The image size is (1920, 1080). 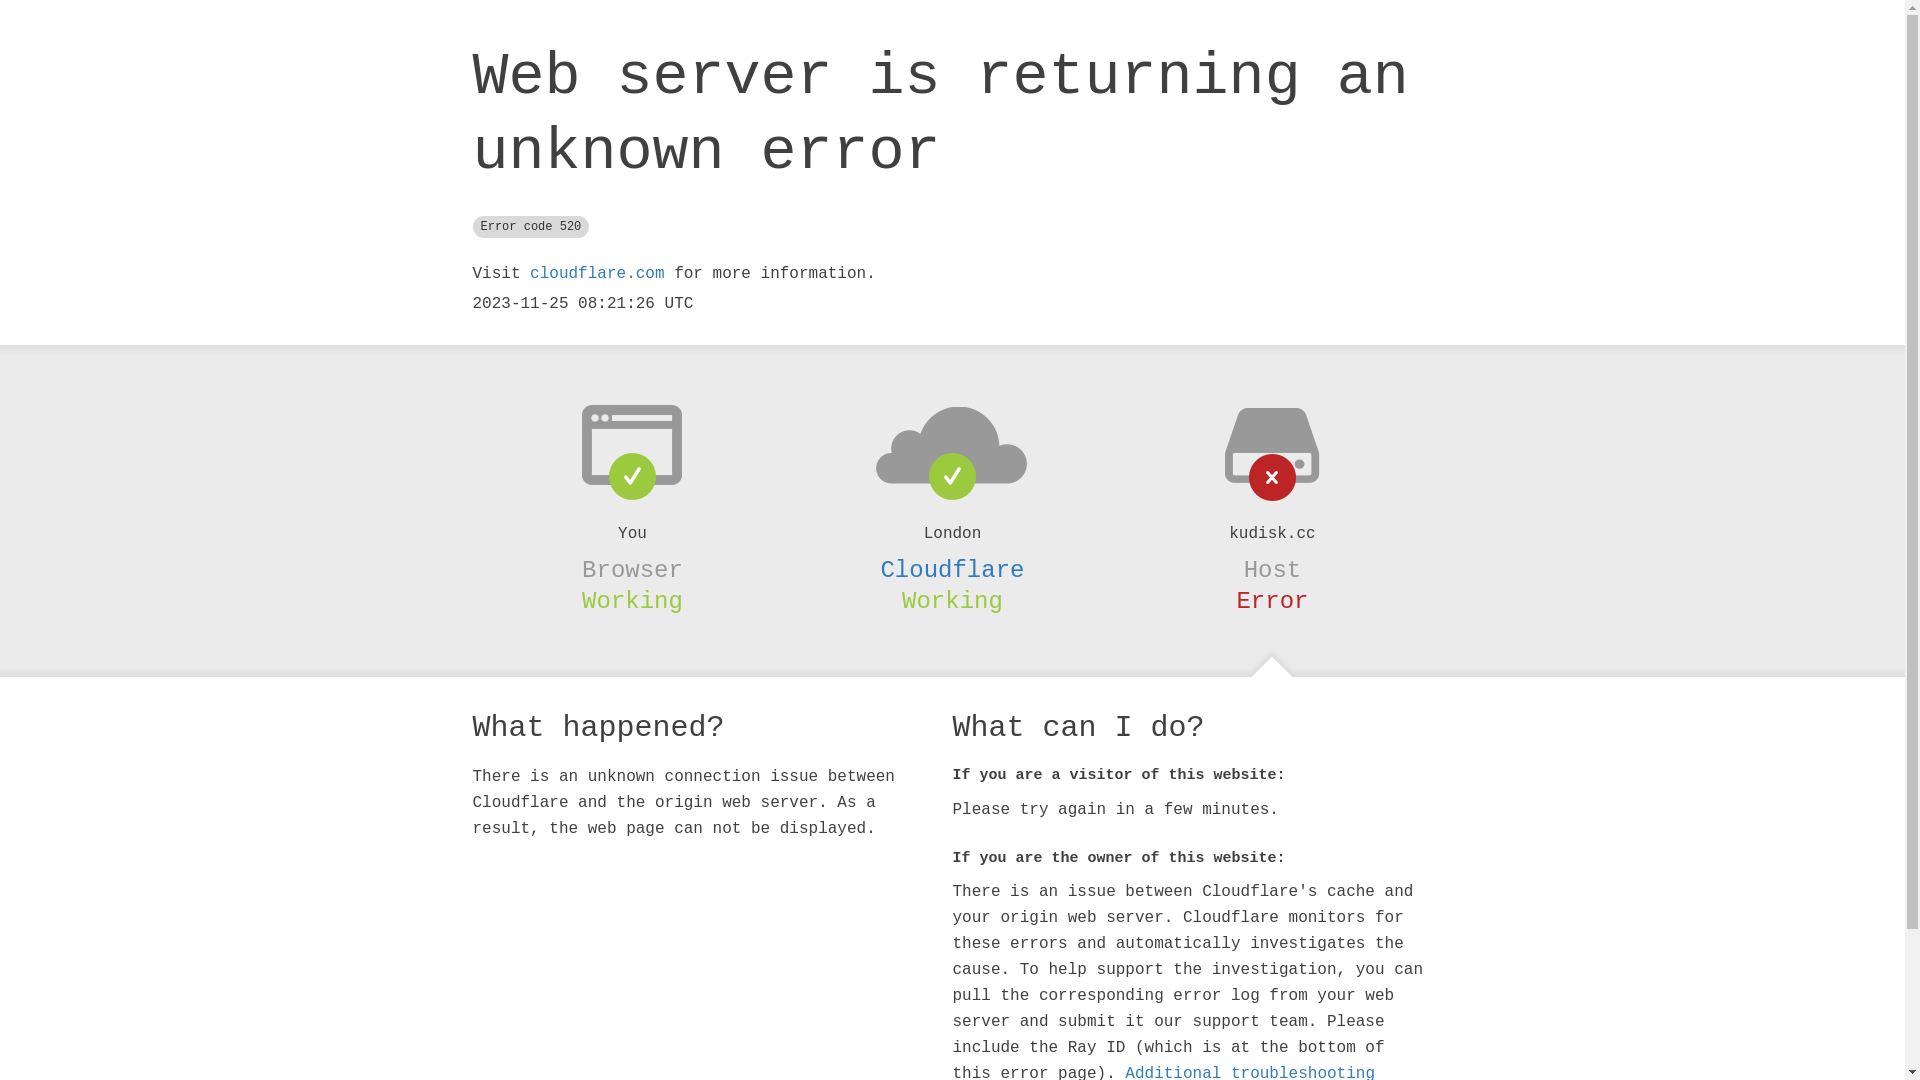 I want to click on 'Cloudflare', so click(x=950, y=570).